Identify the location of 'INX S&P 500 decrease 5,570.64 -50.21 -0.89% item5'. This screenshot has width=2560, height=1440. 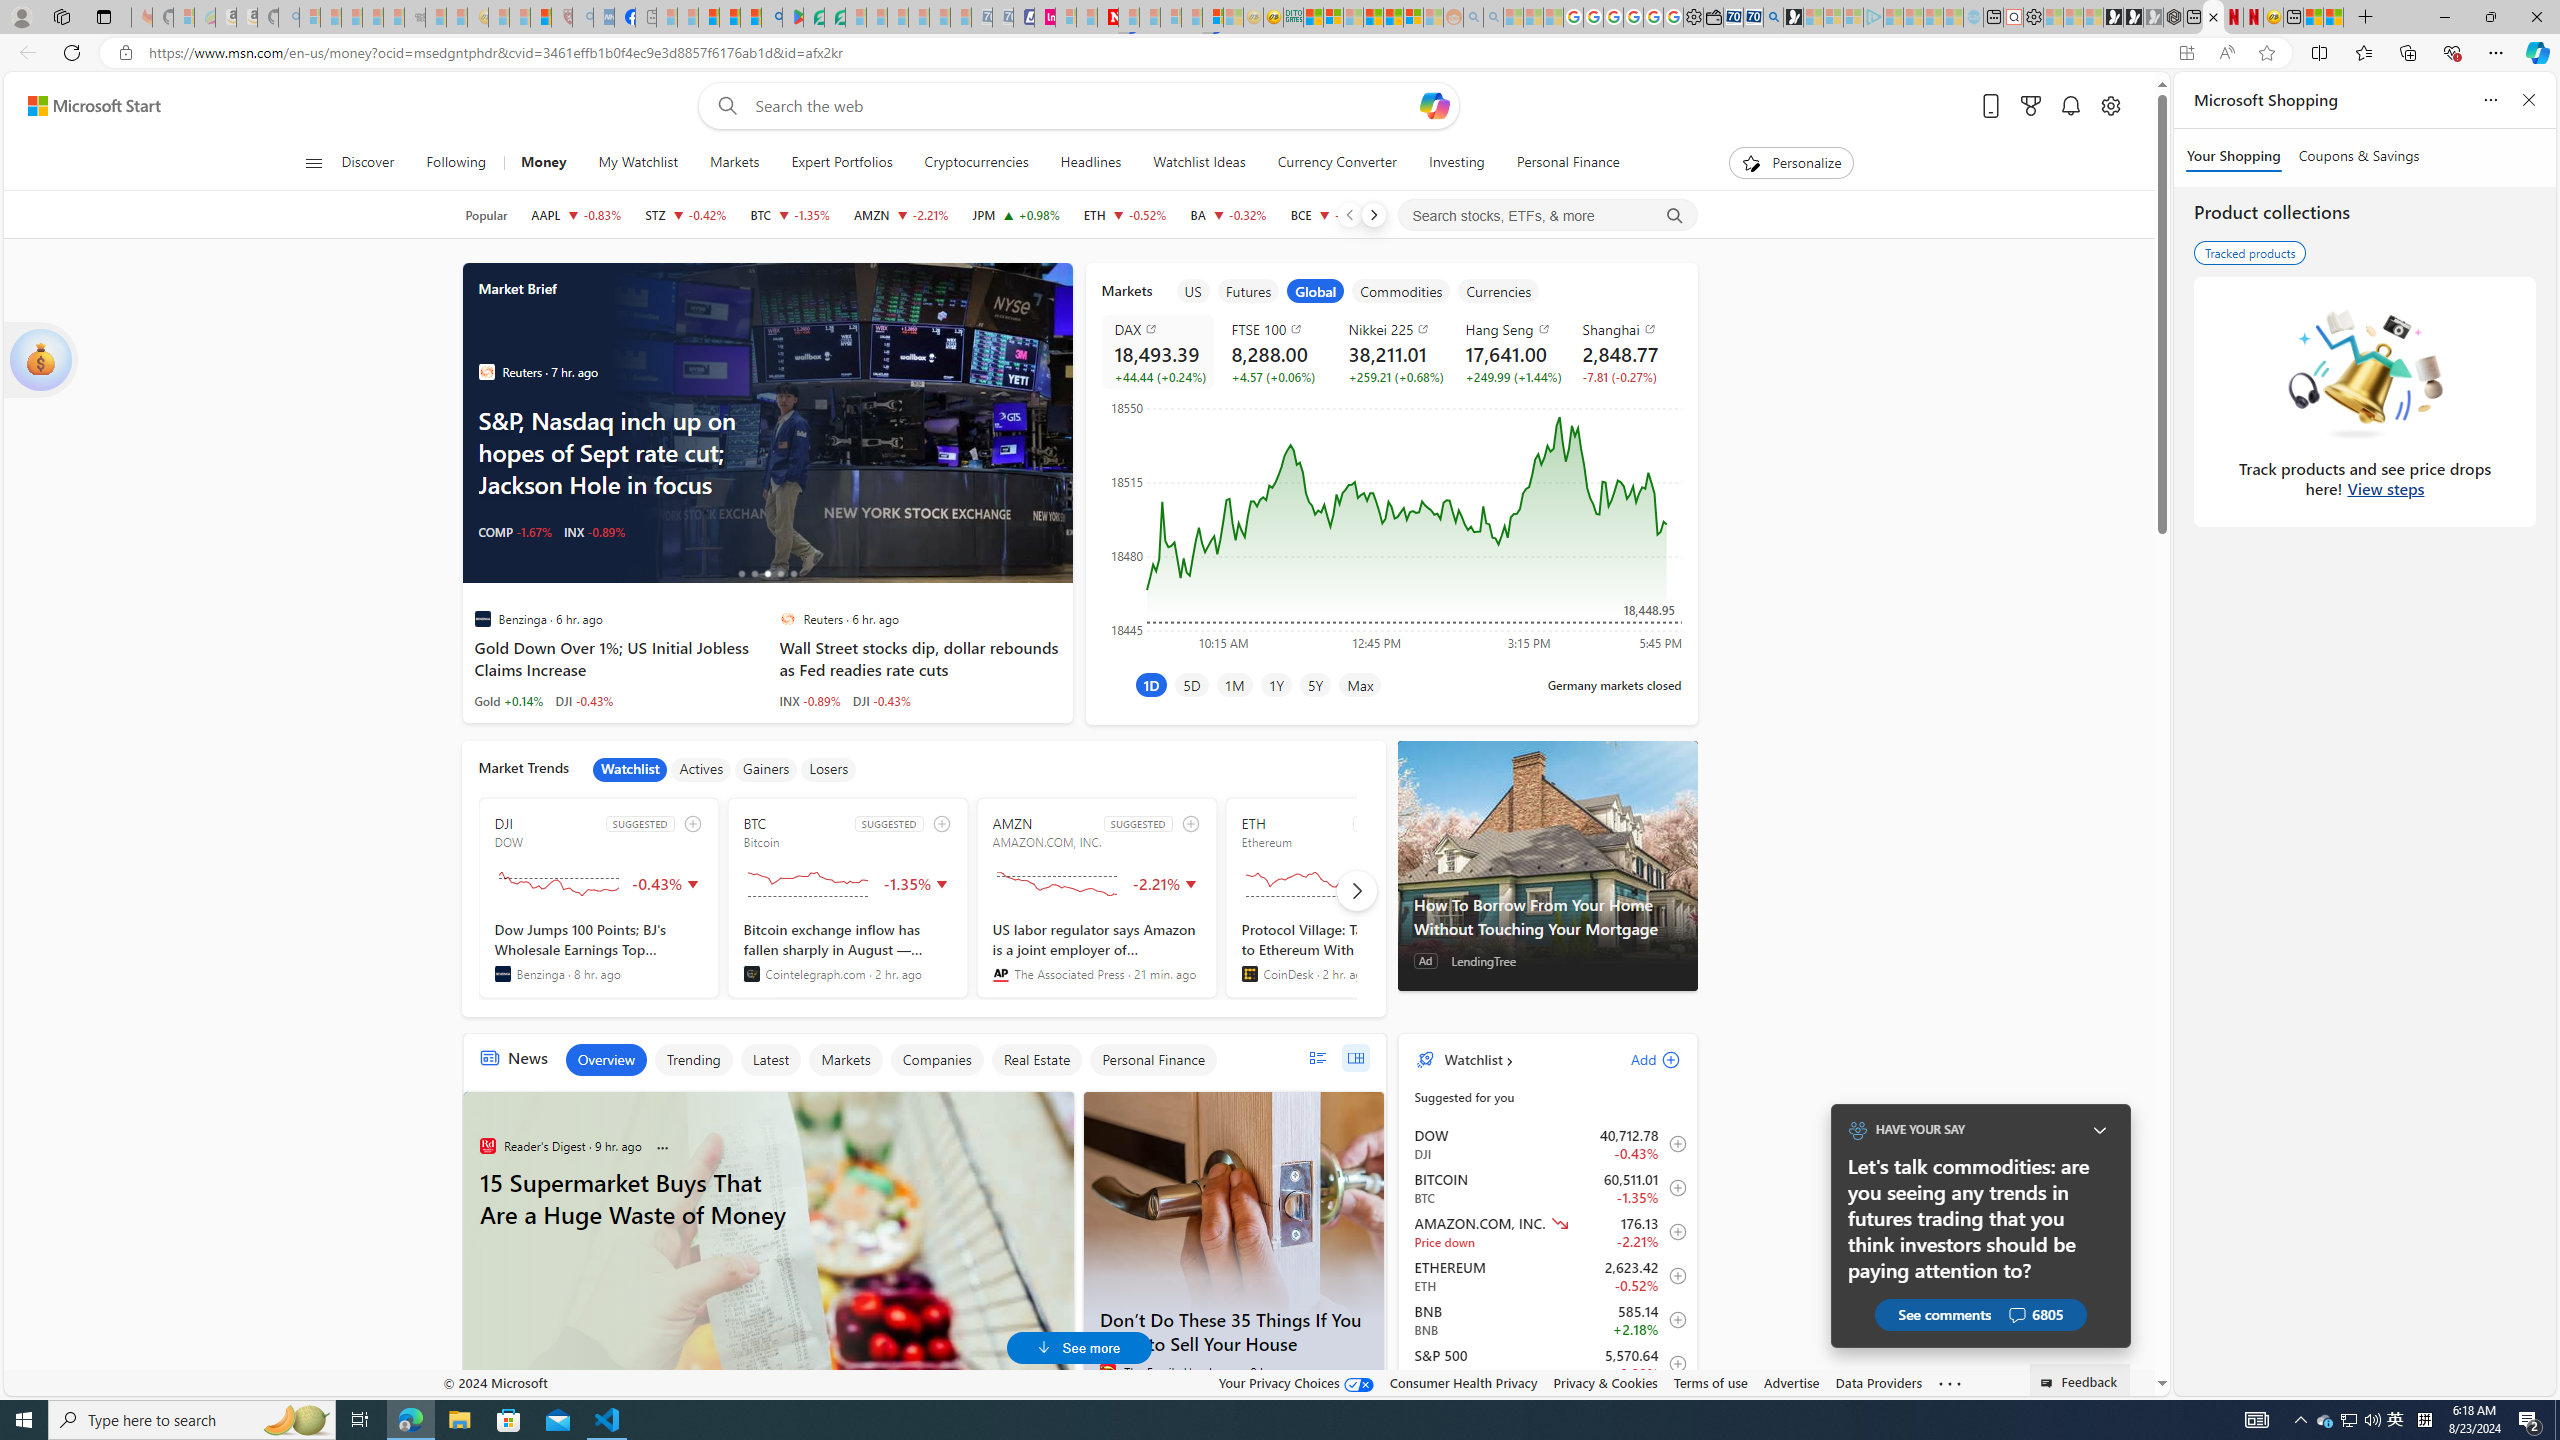
(1548, 1363).